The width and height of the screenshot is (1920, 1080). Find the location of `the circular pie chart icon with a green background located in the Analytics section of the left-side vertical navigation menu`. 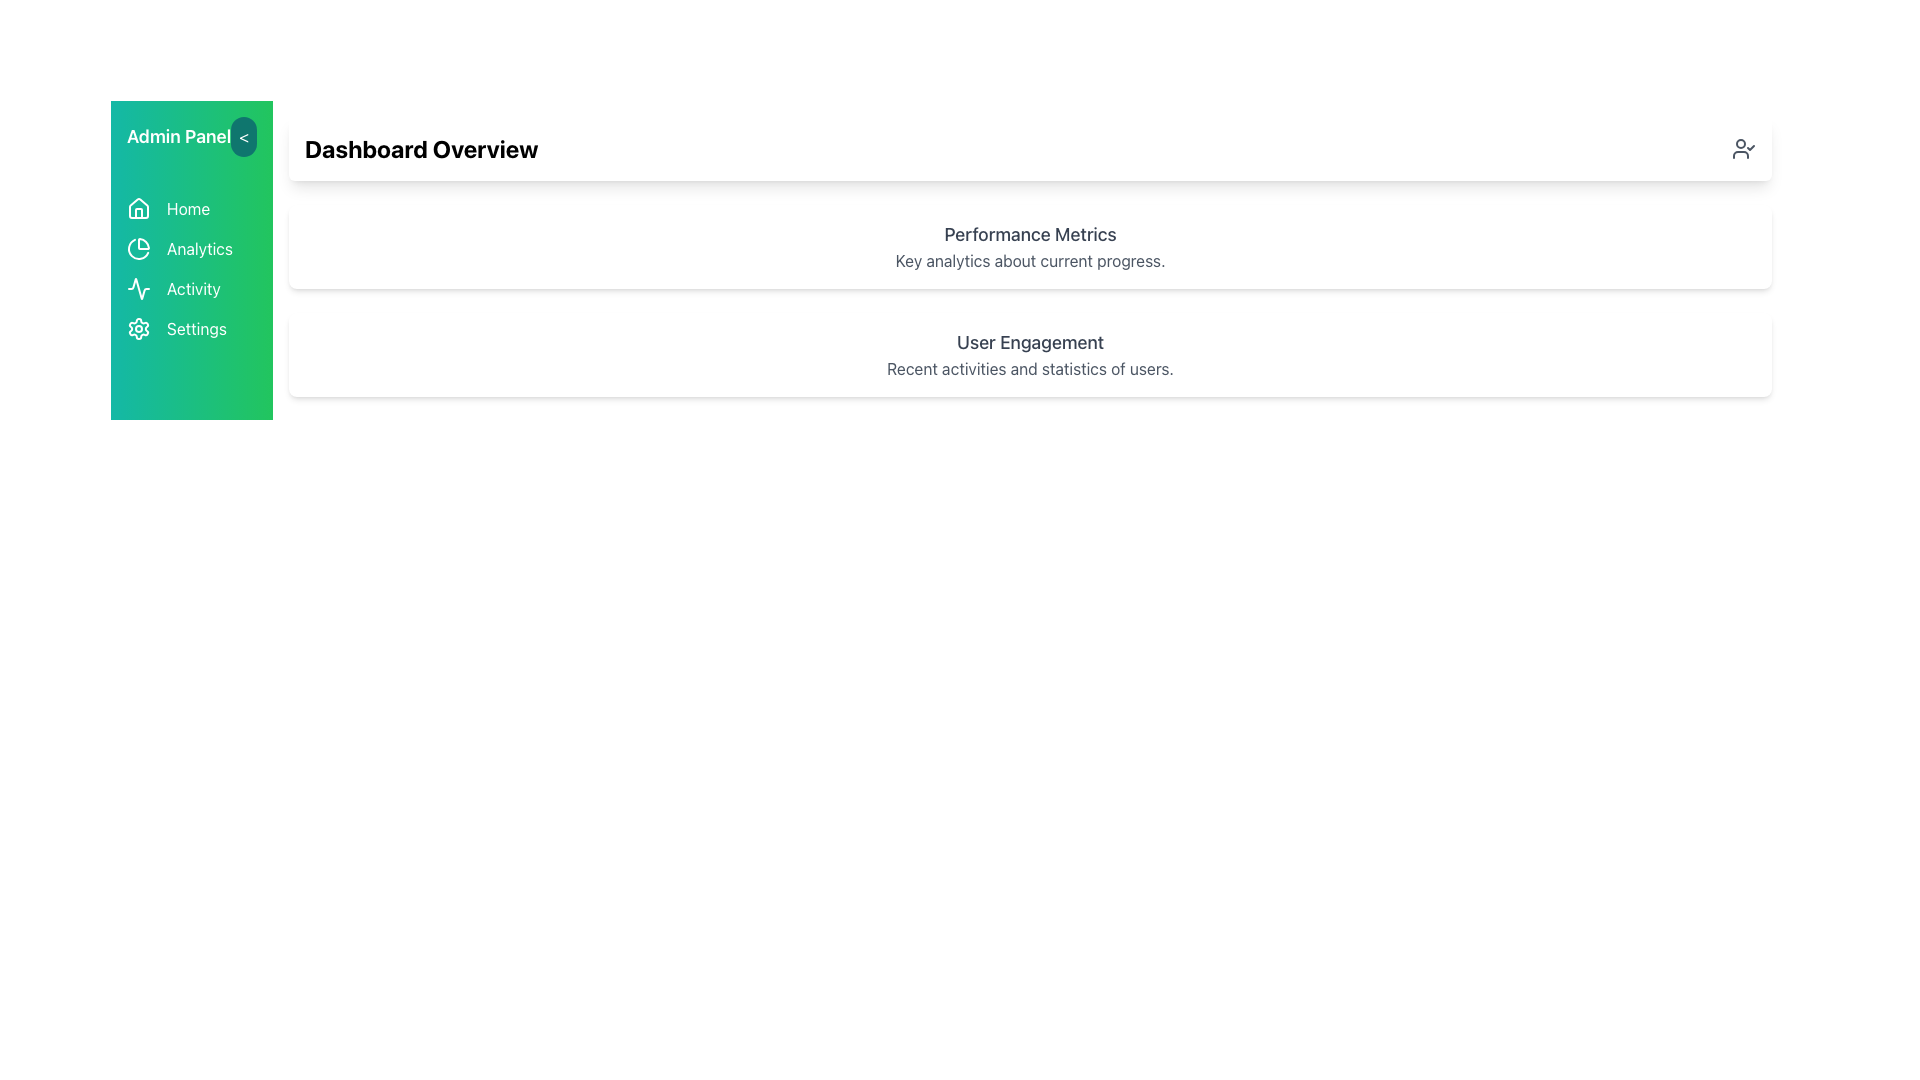

the circular pie chart icon with a green background located in the Analytics section of the left-side vertical navigation menu is located at coordinates (138, 248).